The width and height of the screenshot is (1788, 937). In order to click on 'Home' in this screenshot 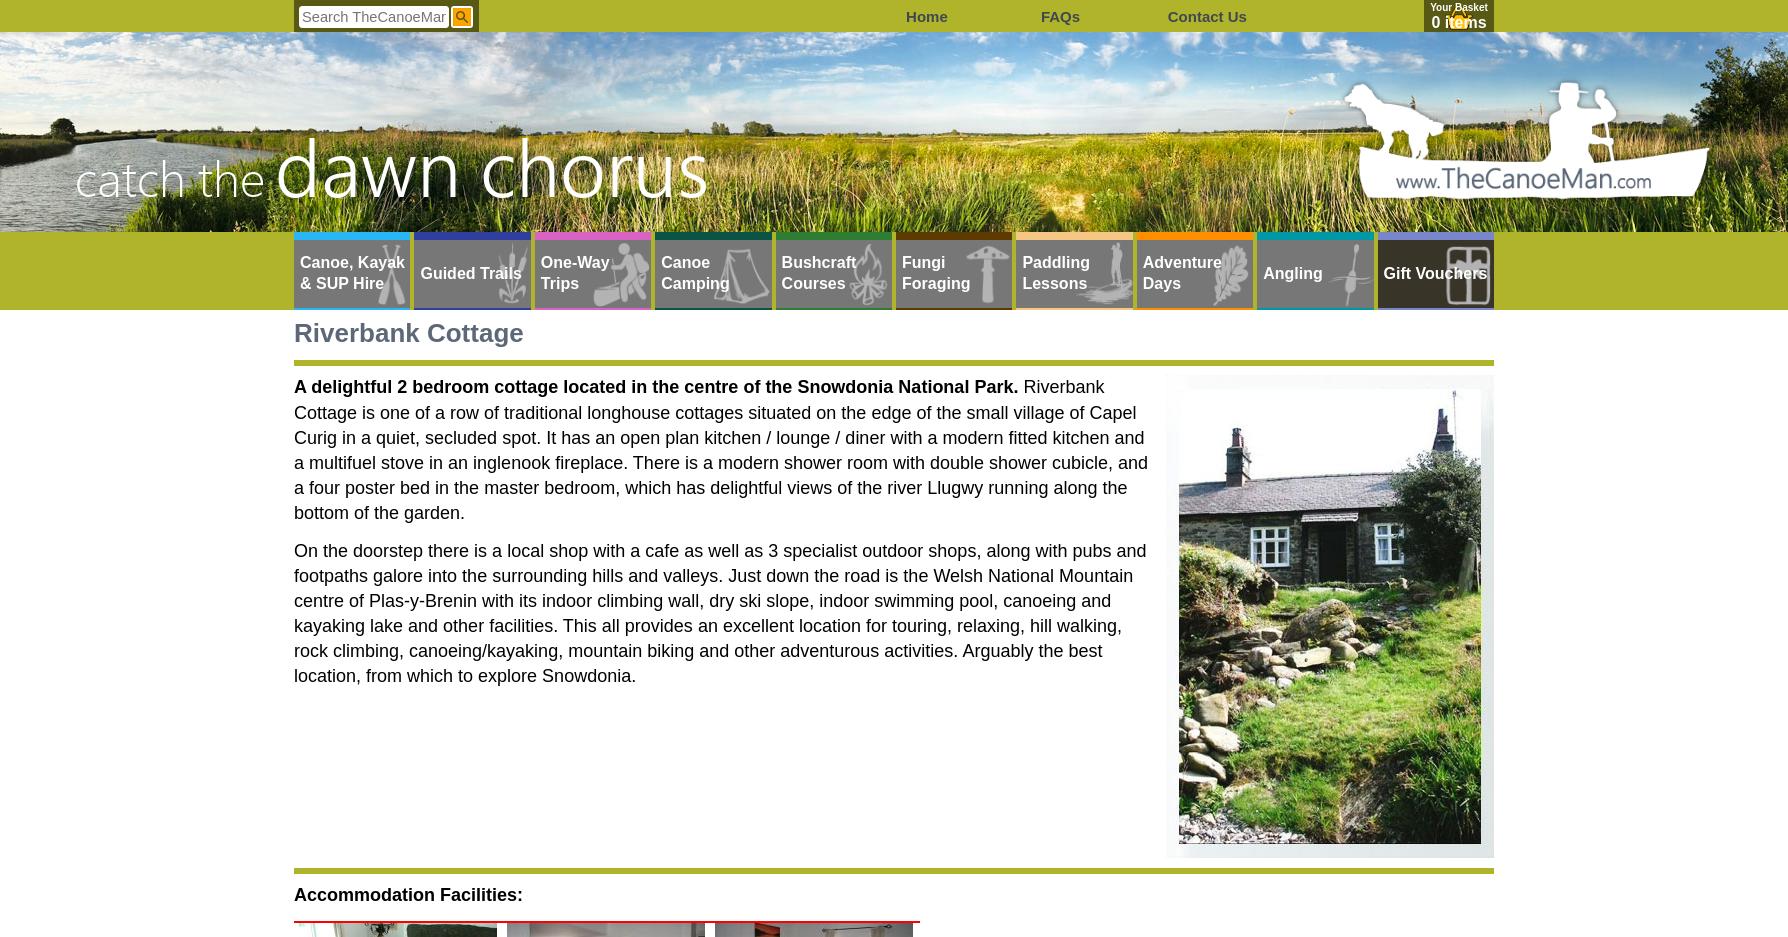, I will do `click(926, 15)`.